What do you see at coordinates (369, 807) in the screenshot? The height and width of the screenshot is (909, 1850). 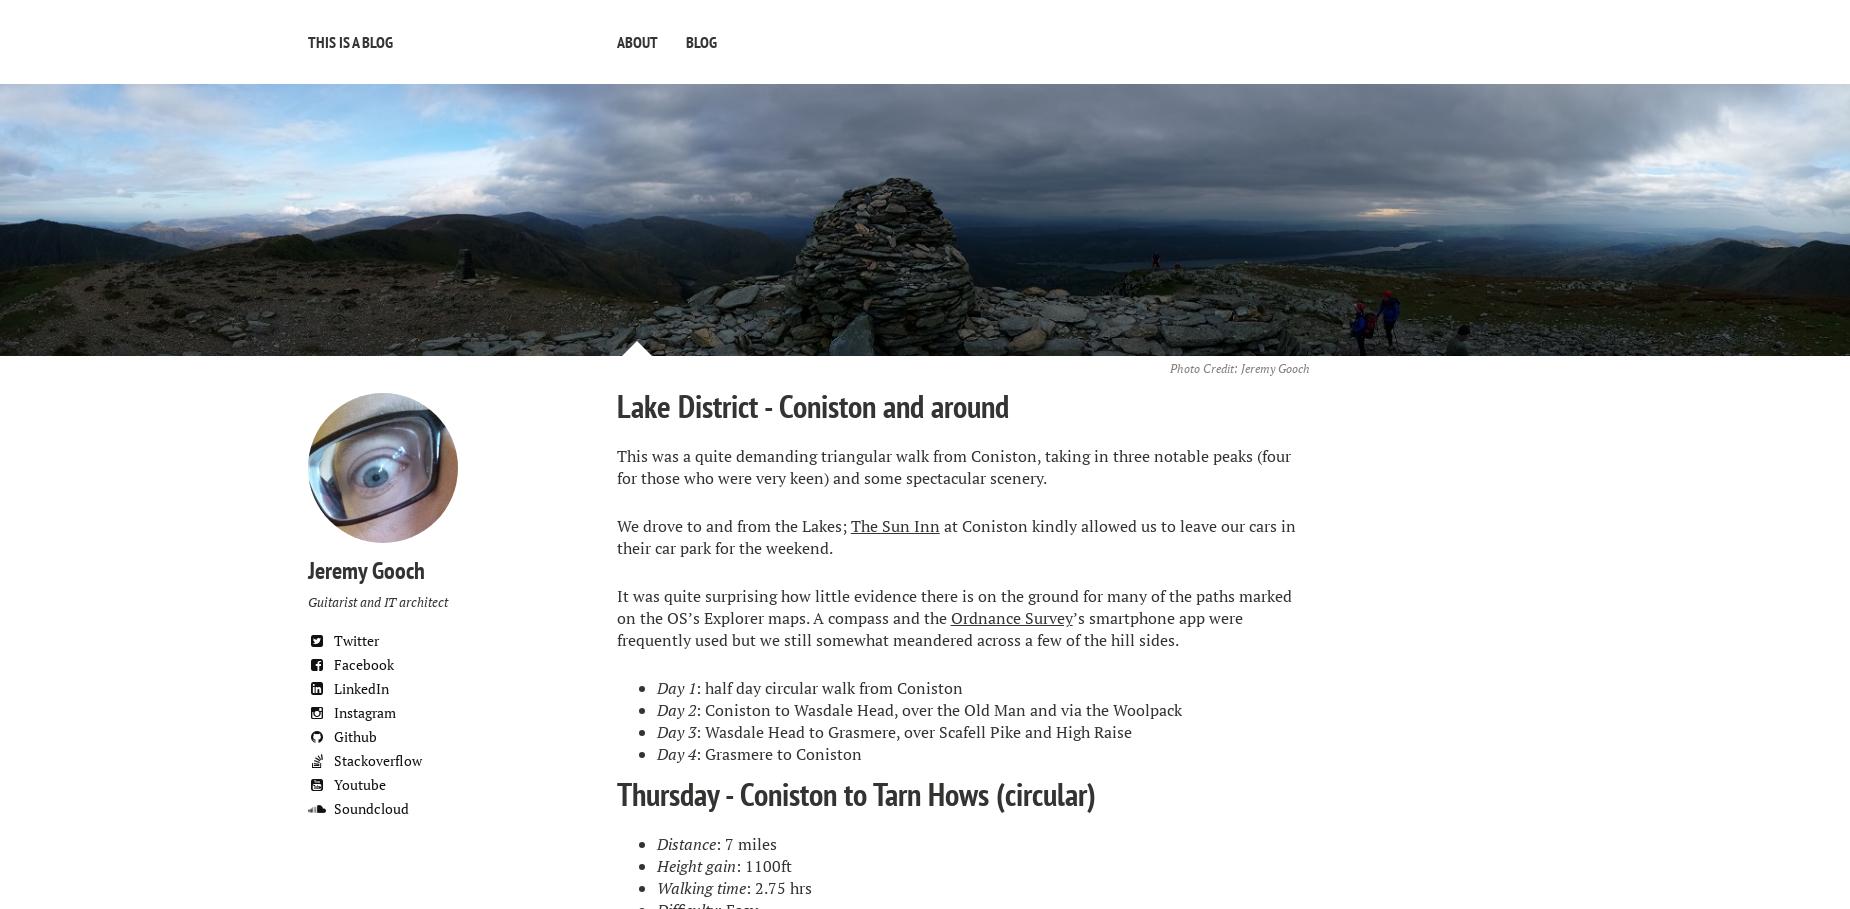 I see `'Soundcloud'` at bounding box center [369, 807].